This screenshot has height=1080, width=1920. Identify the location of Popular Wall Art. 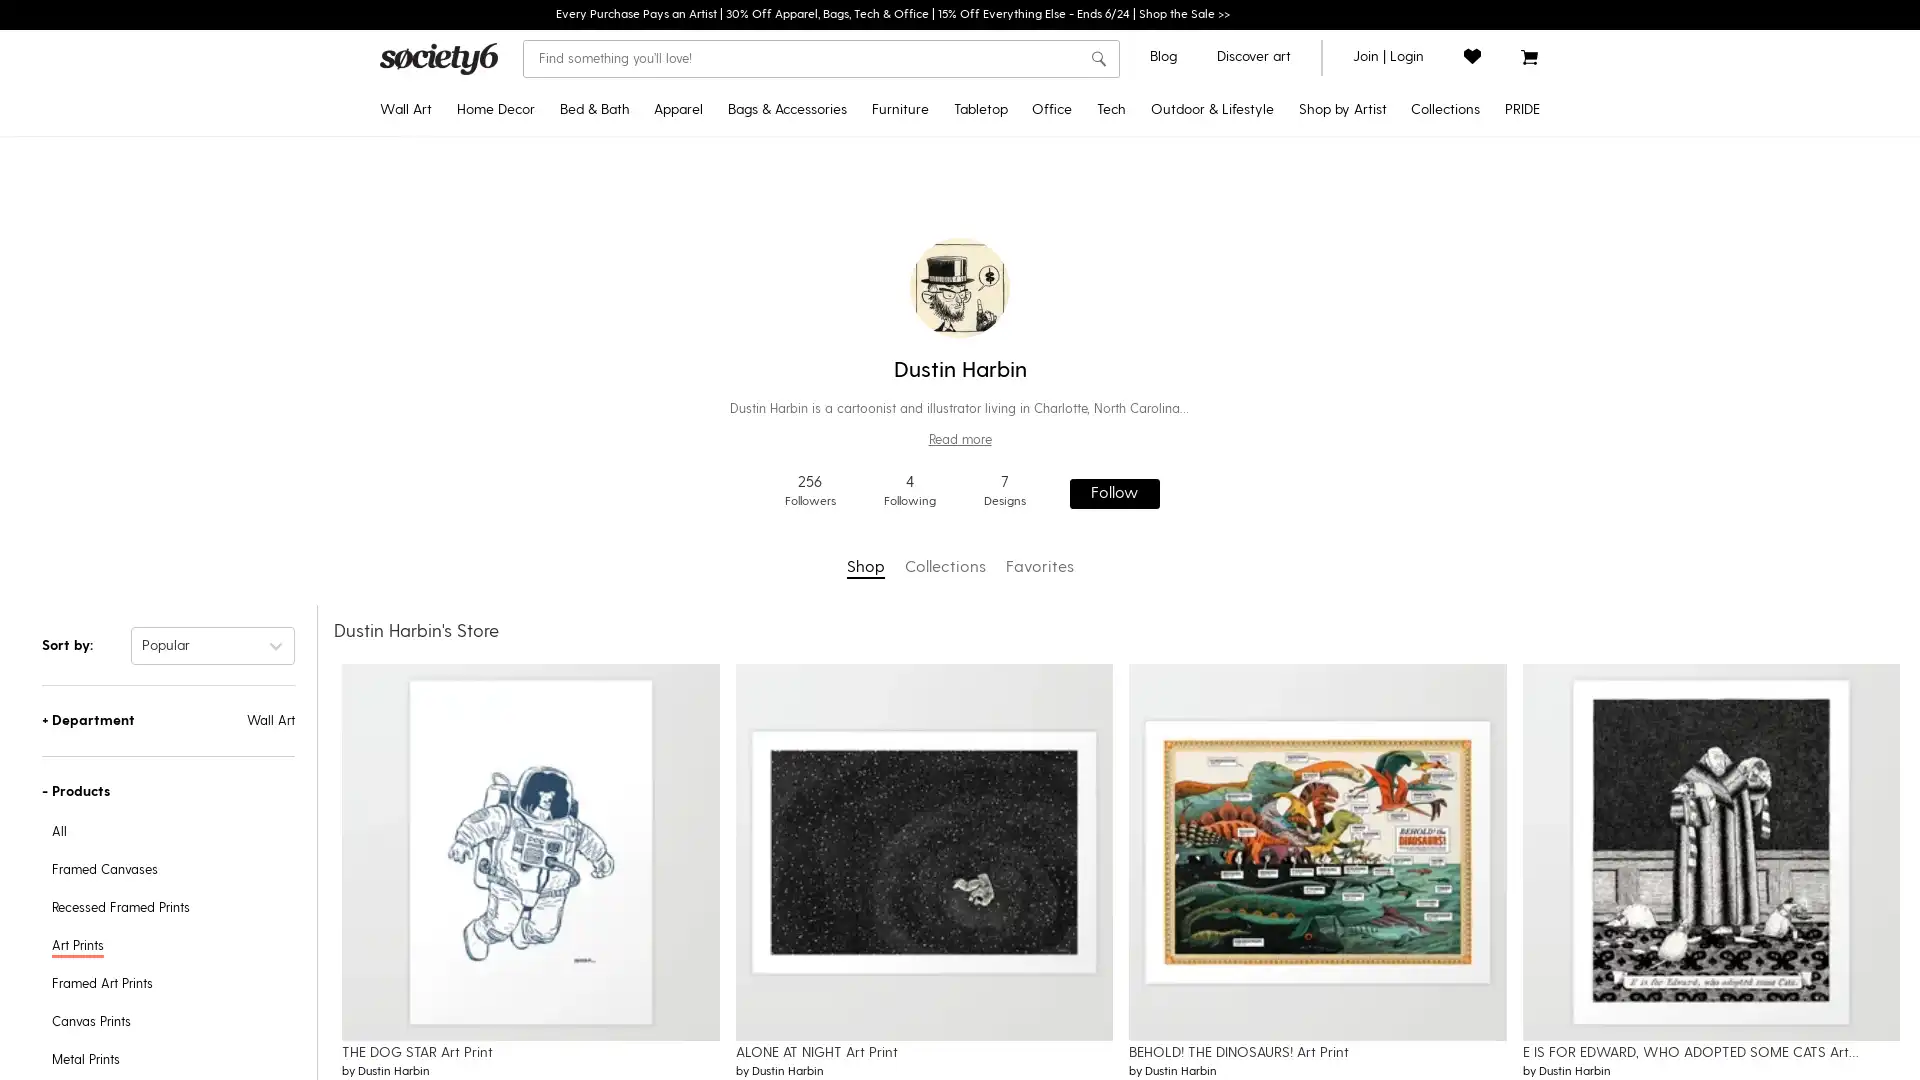
(1371, 289).